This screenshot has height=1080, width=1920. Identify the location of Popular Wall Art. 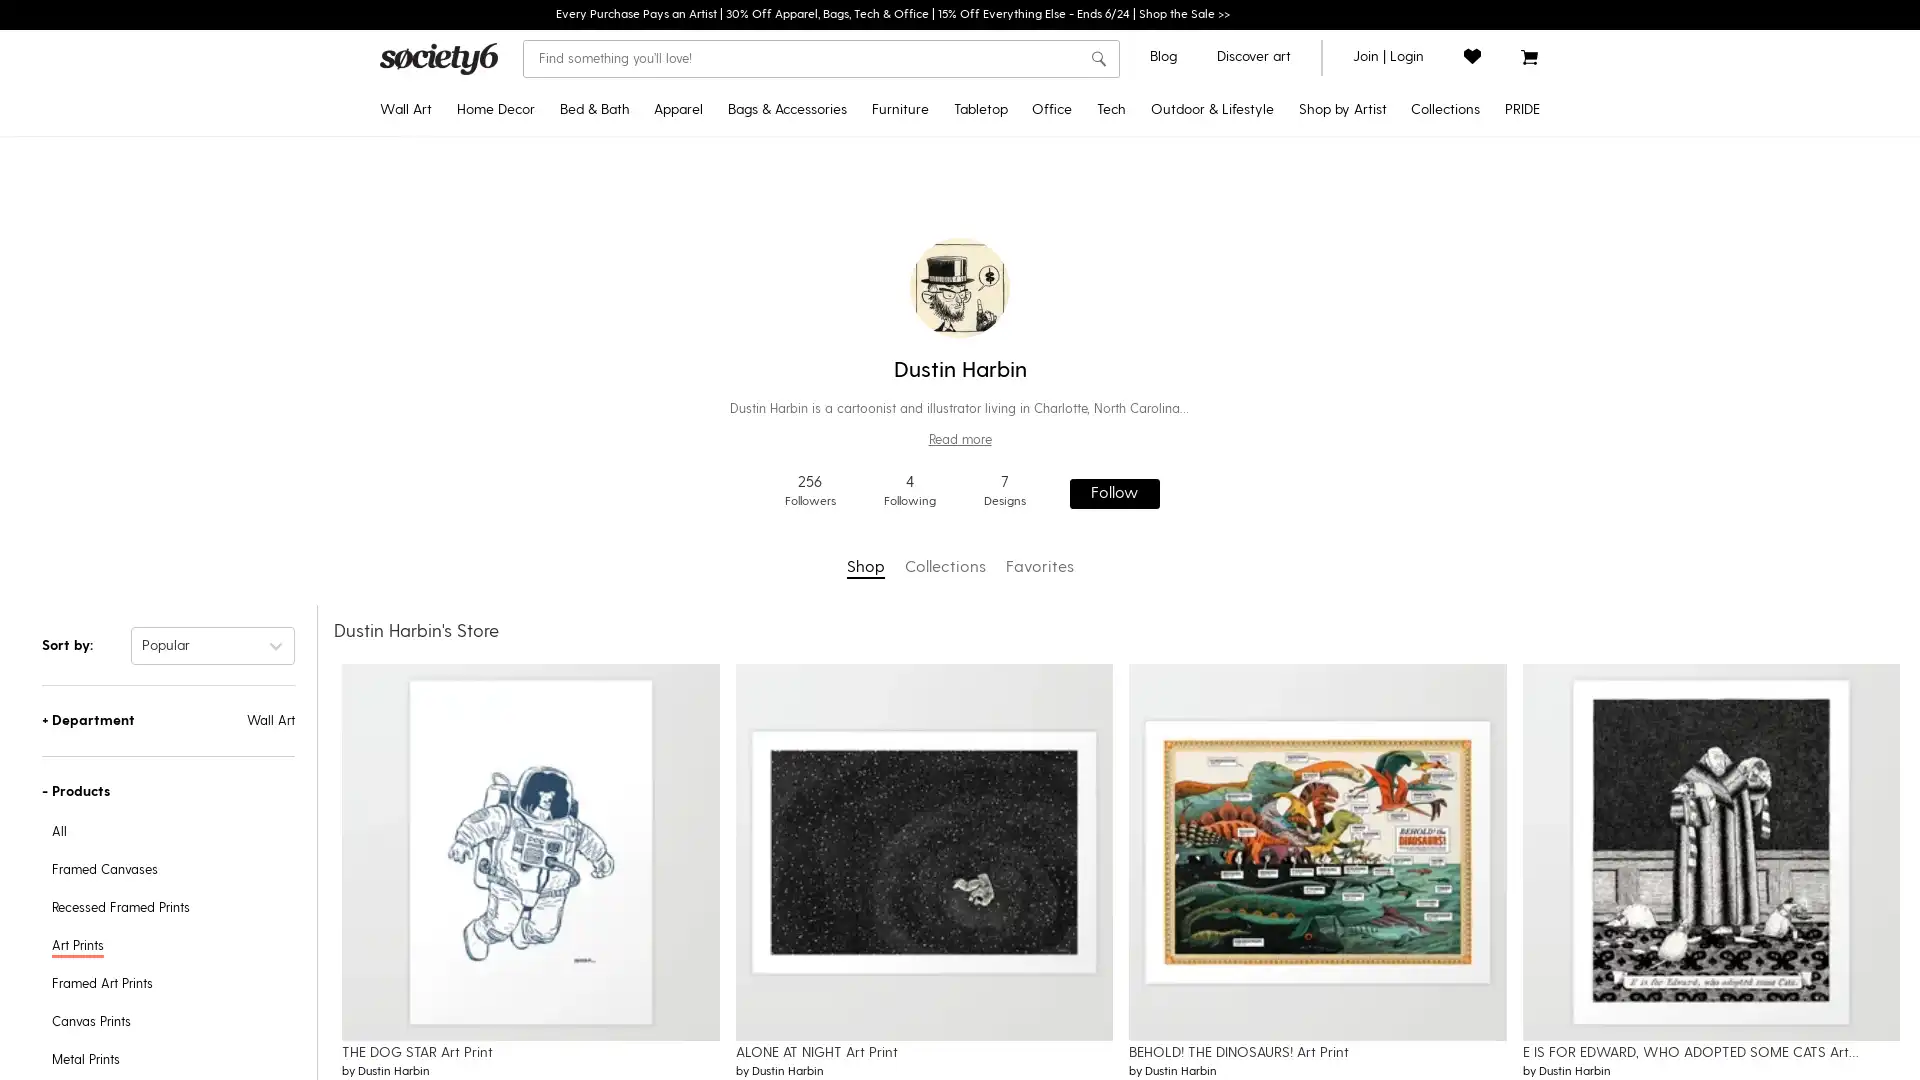
(1371, 289).